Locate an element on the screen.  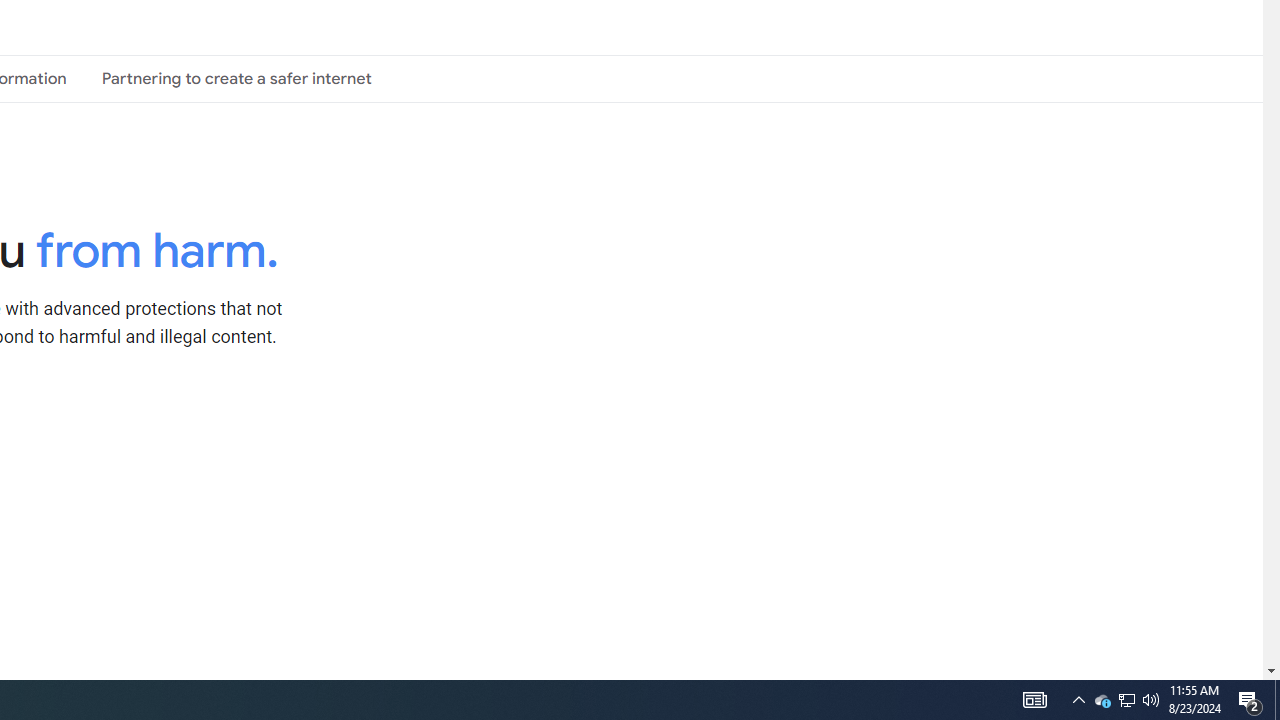
'Partnering to create a safer internet' is located at coordinates (236, 77).